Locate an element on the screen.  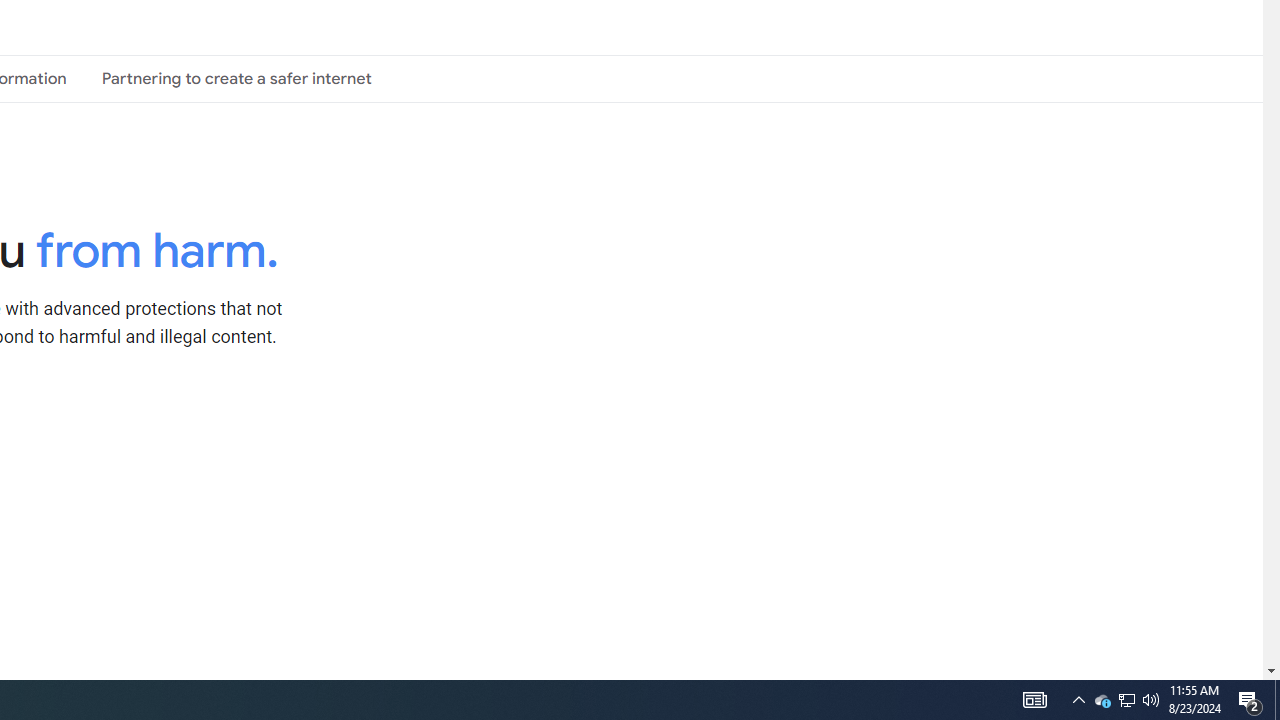
'Partnering to create a safer internet' is located at coordinates (236, 77).